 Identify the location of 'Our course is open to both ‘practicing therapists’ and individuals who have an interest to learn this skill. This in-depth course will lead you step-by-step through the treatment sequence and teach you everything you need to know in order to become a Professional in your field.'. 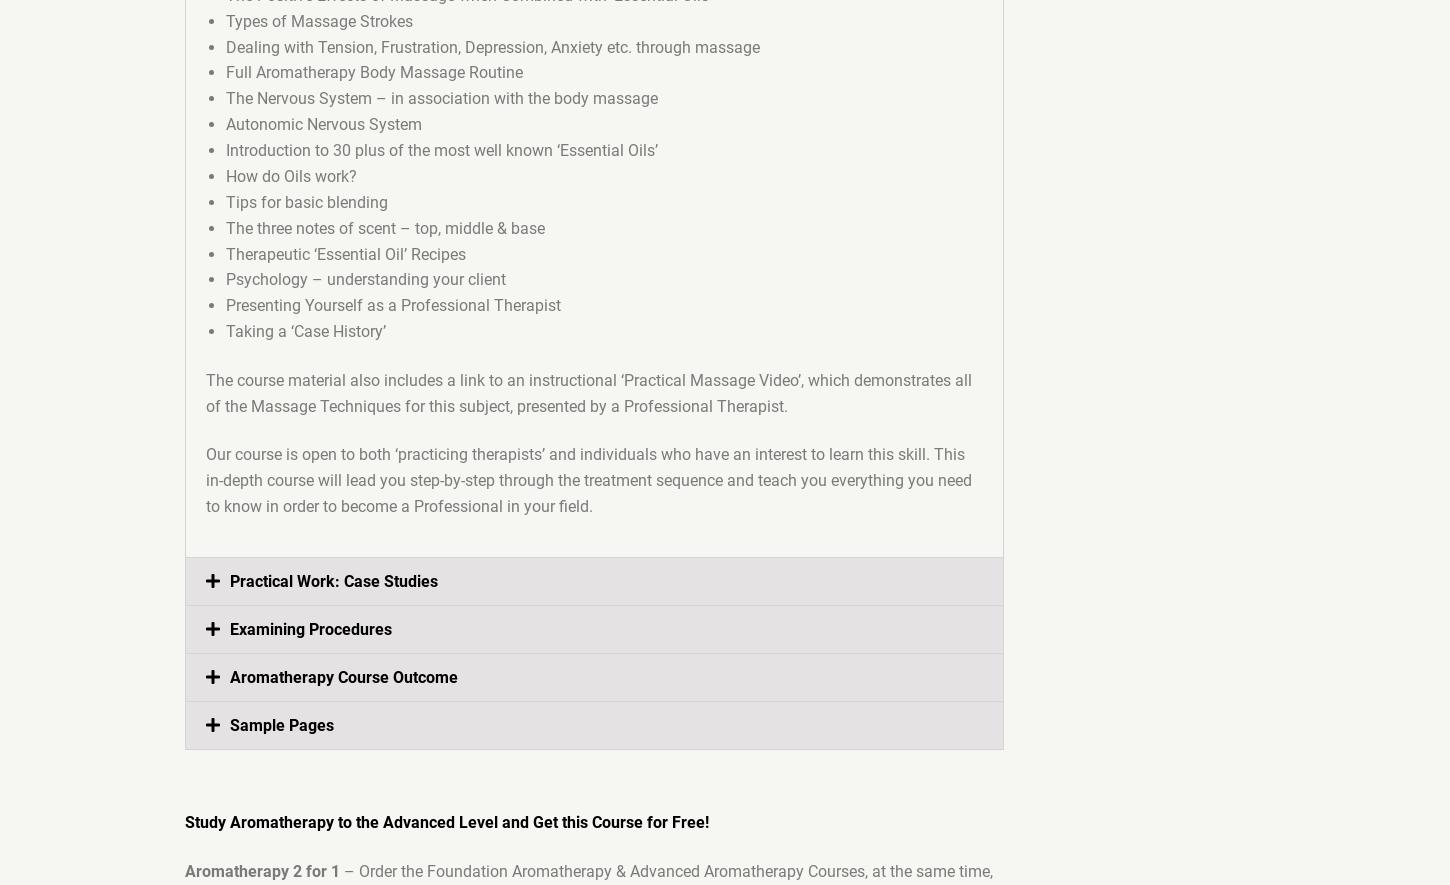
(588, 479).